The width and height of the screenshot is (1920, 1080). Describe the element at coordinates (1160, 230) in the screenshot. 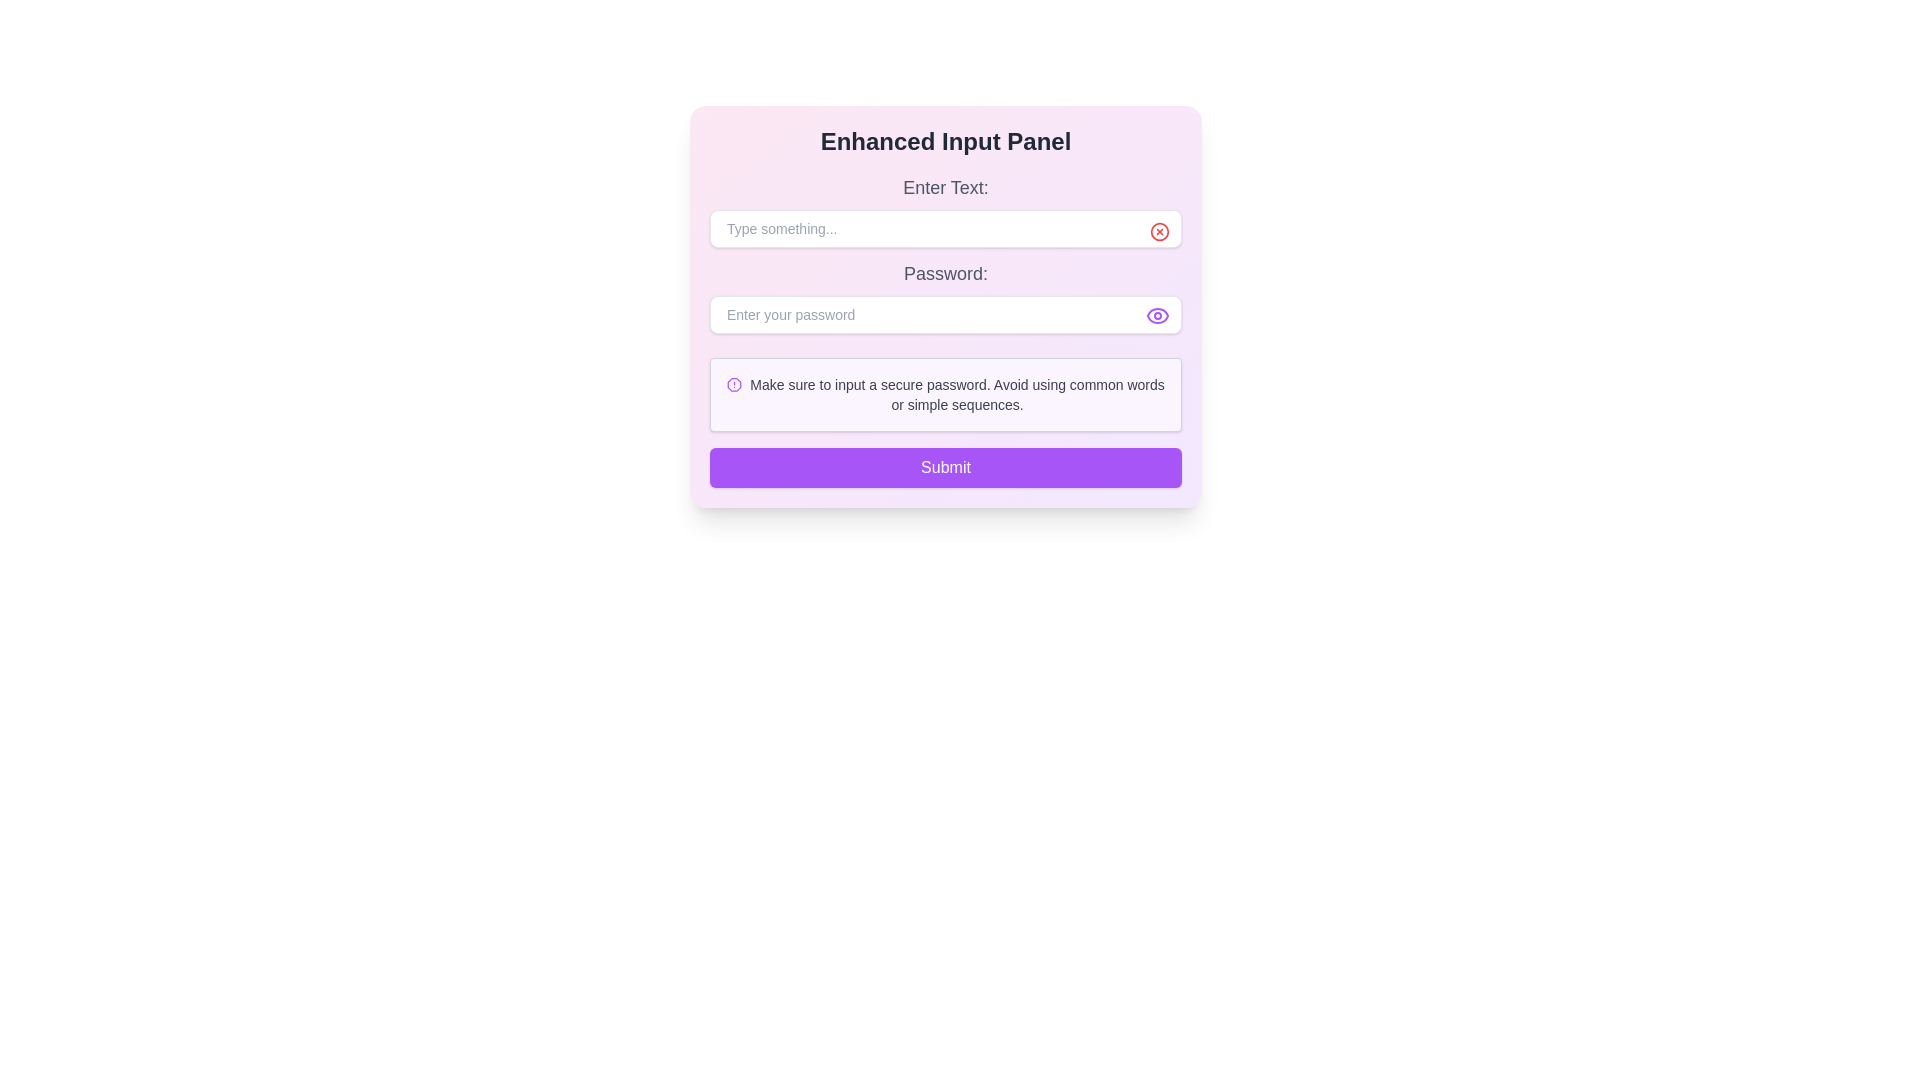

I see `the Circle icon with a cross located at the top right of the 'Enter Text' input field, which indicates a clear or error action` at that location.